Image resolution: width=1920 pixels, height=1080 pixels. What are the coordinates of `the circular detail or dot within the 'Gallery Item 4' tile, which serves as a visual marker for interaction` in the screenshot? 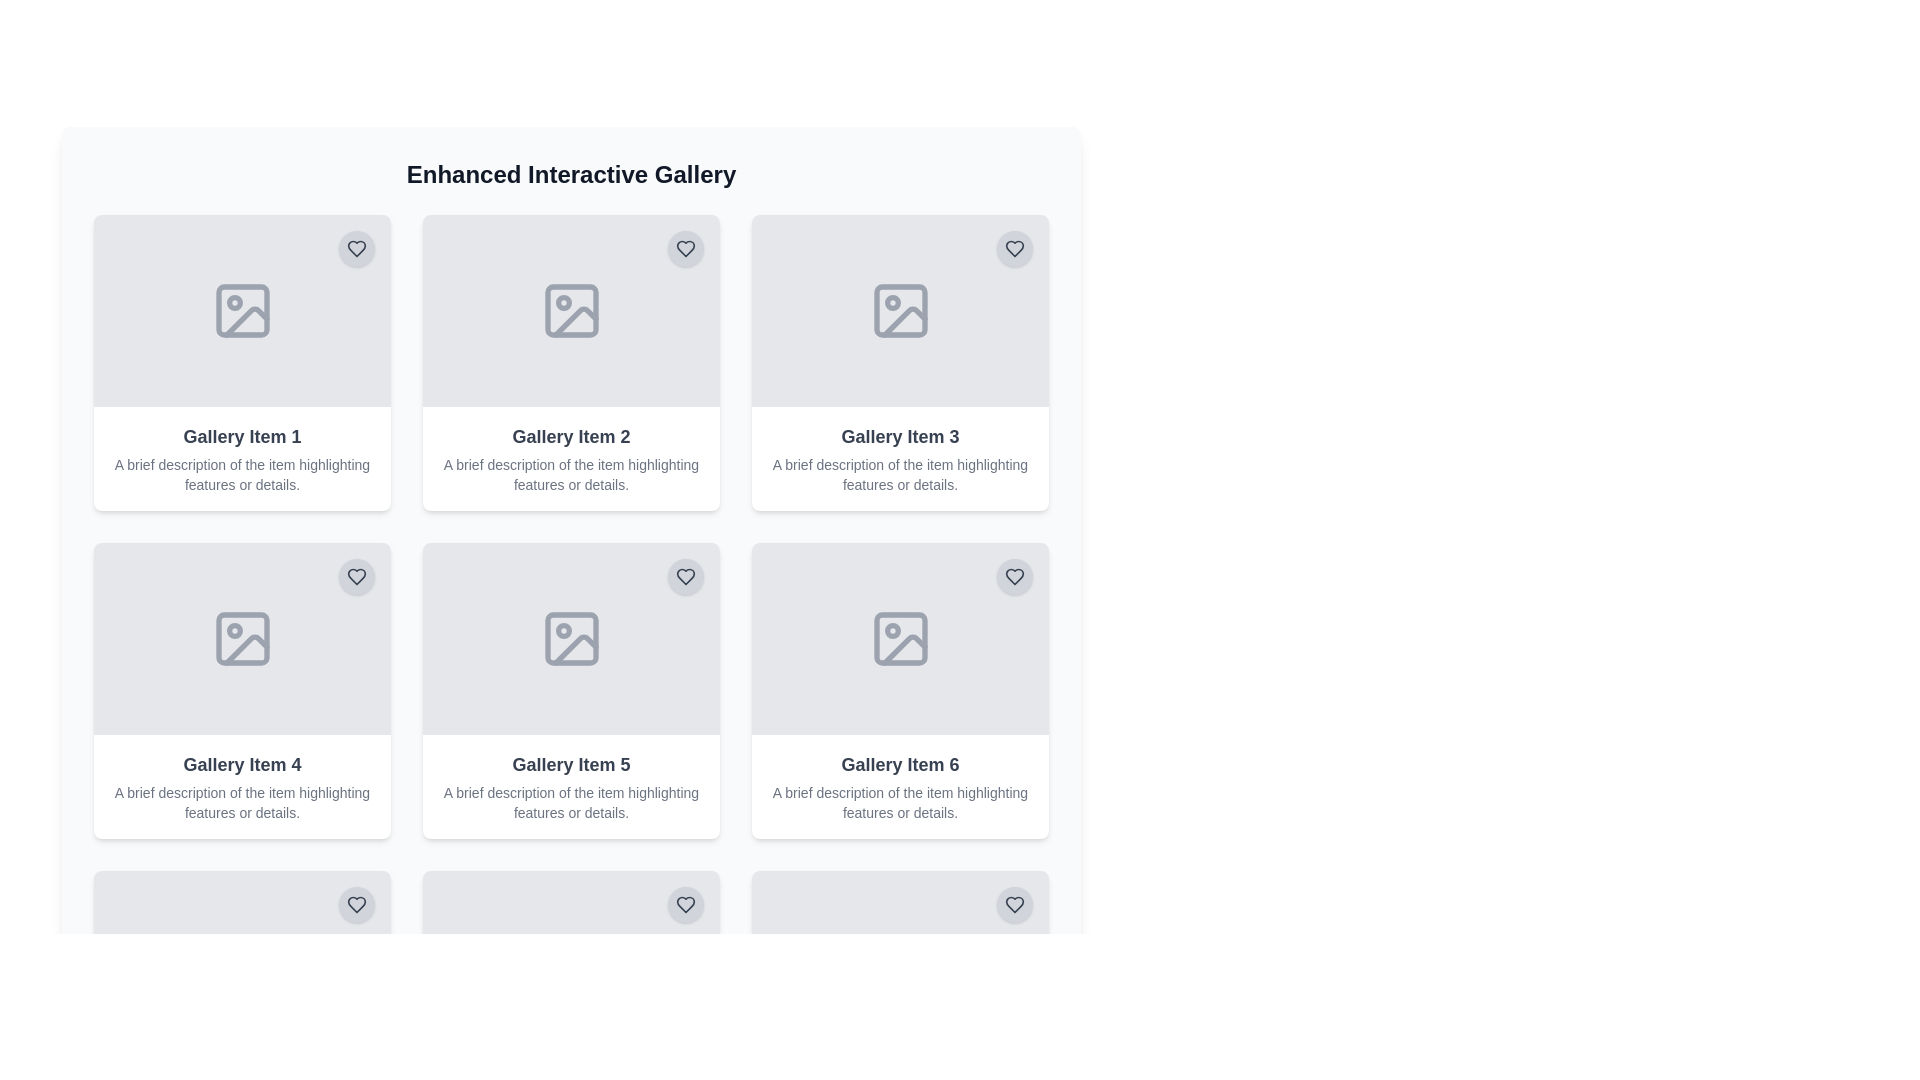 It's located at (234, 631).